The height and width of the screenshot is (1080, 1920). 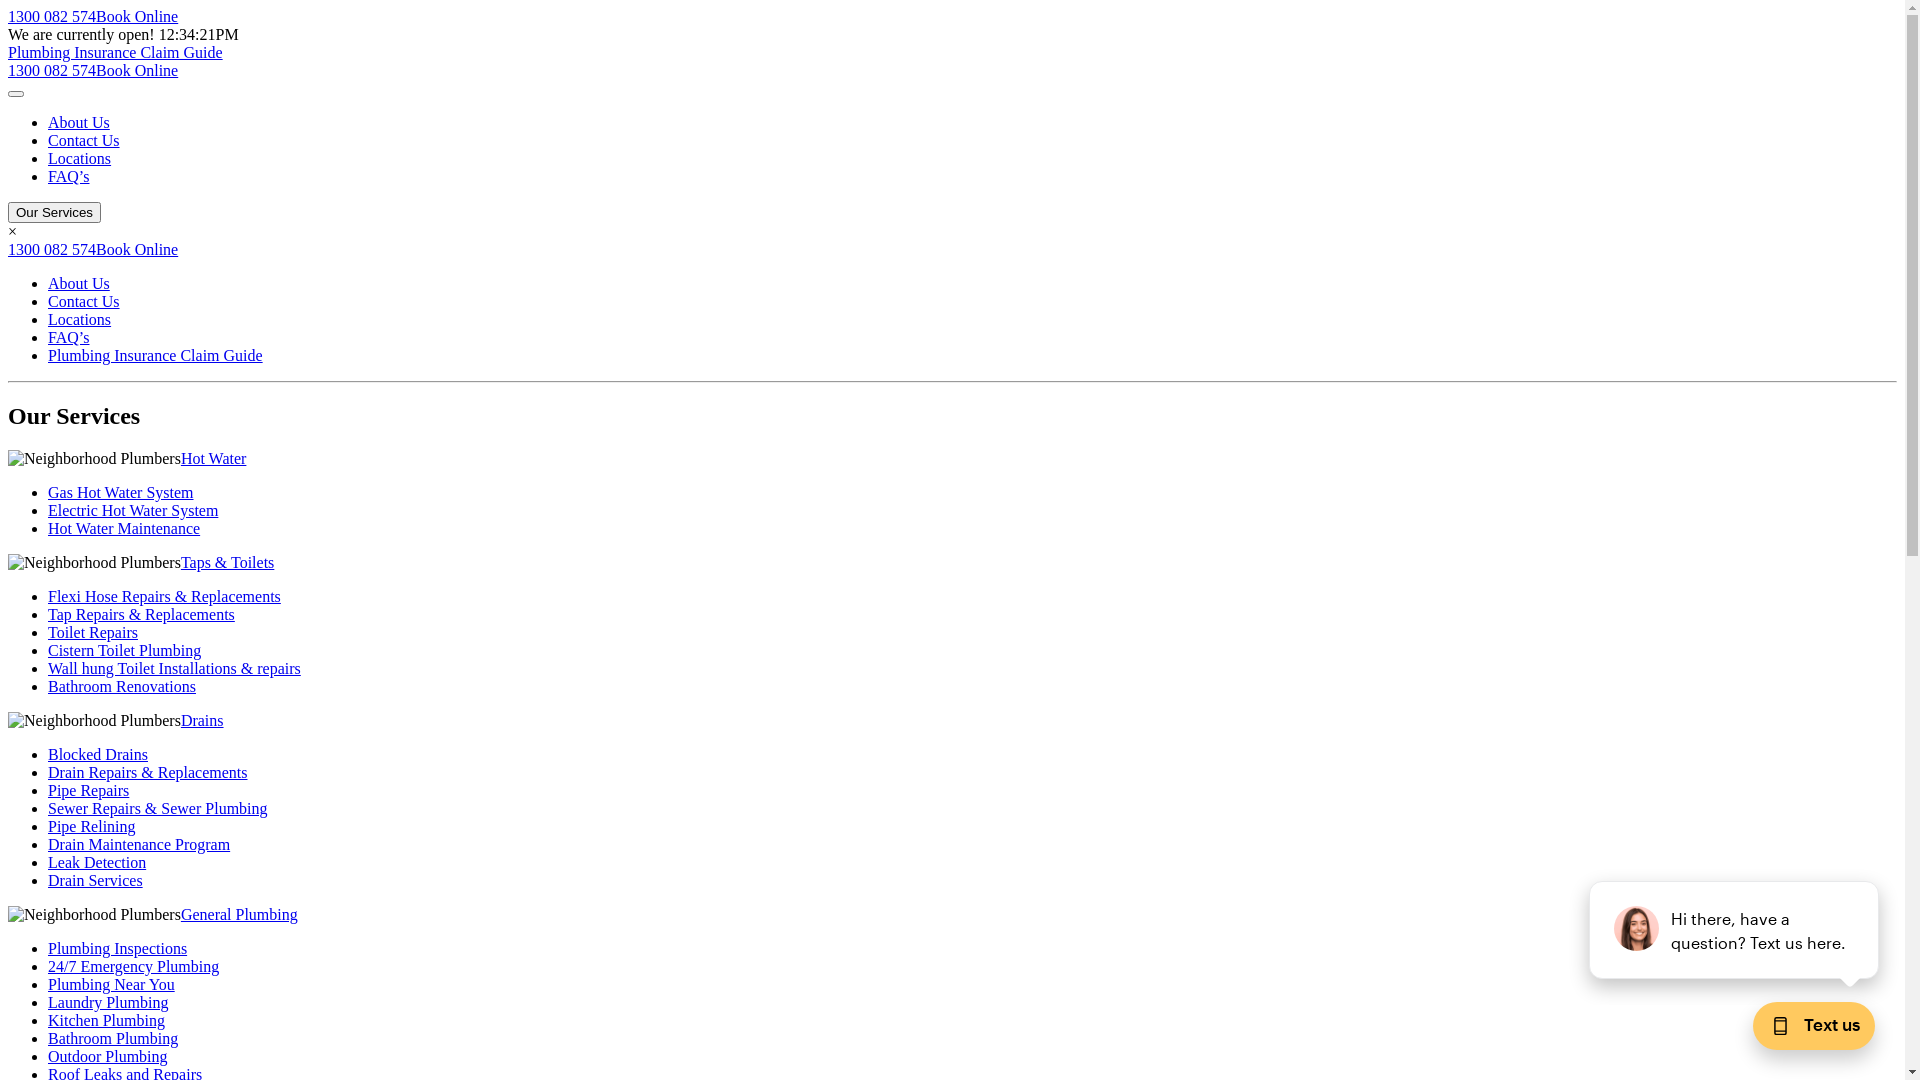 What do you see at coordinates (48, 807) in the screenshot?
I see `'Sewer Repairs & Sewer Plumbing'` at bounding box center [48, 807].